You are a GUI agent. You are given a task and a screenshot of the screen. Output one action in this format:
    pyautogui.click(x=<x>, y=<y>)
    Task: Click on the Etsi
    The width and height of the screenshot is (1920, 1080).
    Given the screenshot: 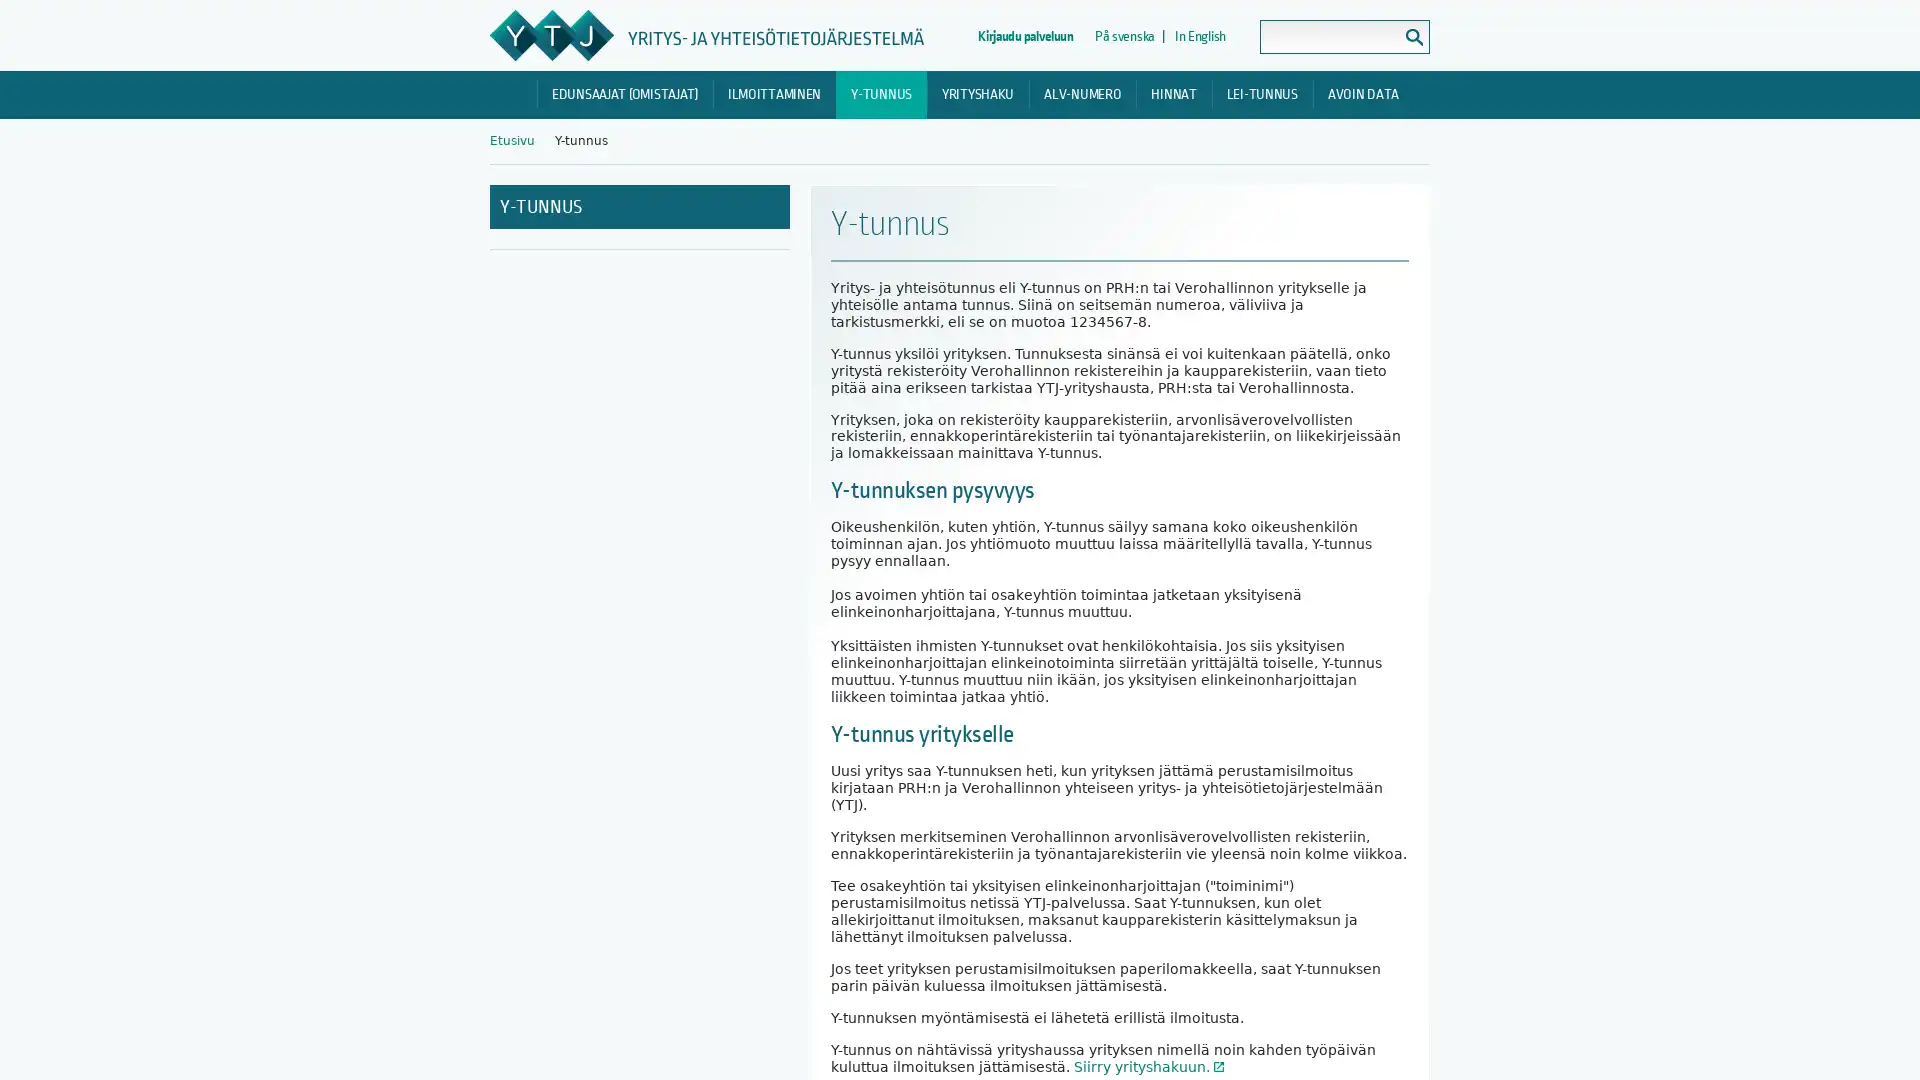 What is the action you would take?
    pyautogui.click(x=1413, y=37)
    